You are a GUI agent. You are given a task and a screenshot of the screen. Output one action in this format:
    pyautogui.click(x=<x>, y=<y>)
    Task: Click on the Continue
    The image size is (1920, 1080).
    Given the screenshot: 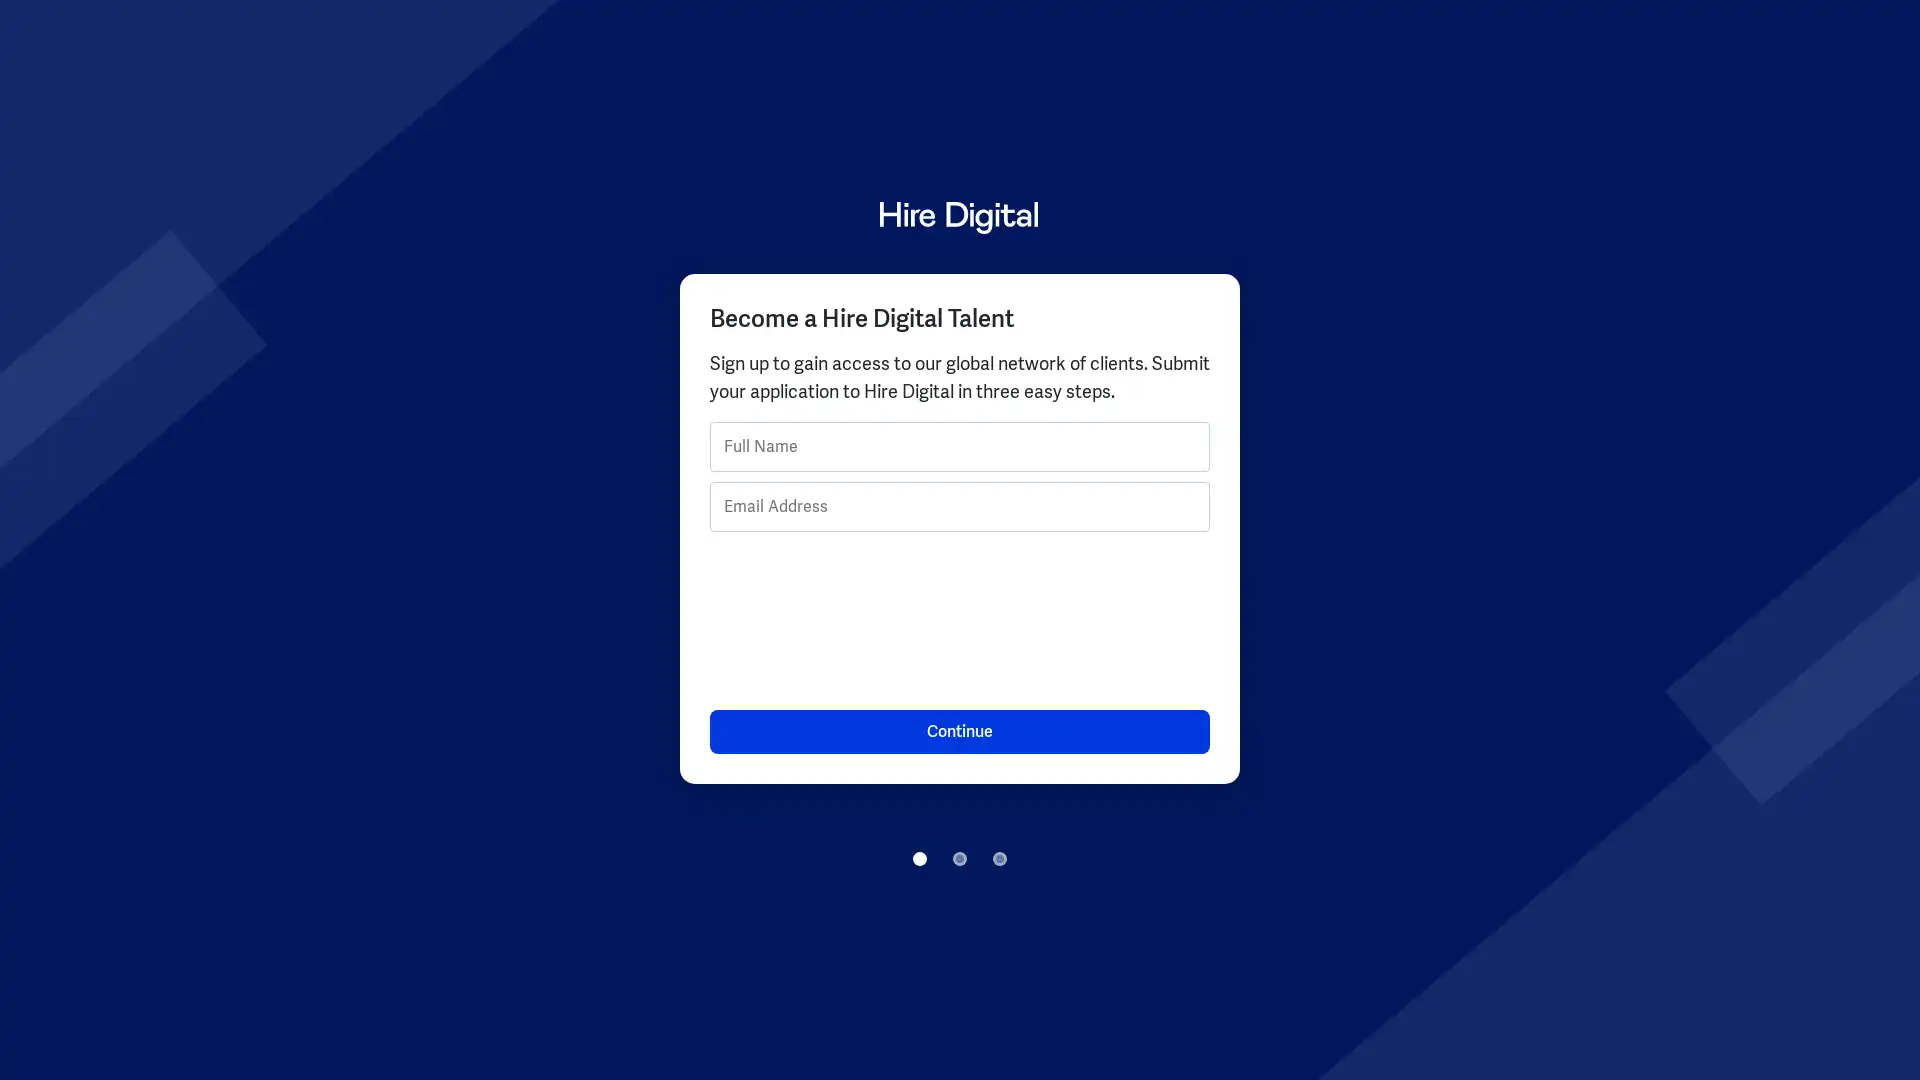 What is the action you would take?
    pyautogui.click(x=960, y=731)
    